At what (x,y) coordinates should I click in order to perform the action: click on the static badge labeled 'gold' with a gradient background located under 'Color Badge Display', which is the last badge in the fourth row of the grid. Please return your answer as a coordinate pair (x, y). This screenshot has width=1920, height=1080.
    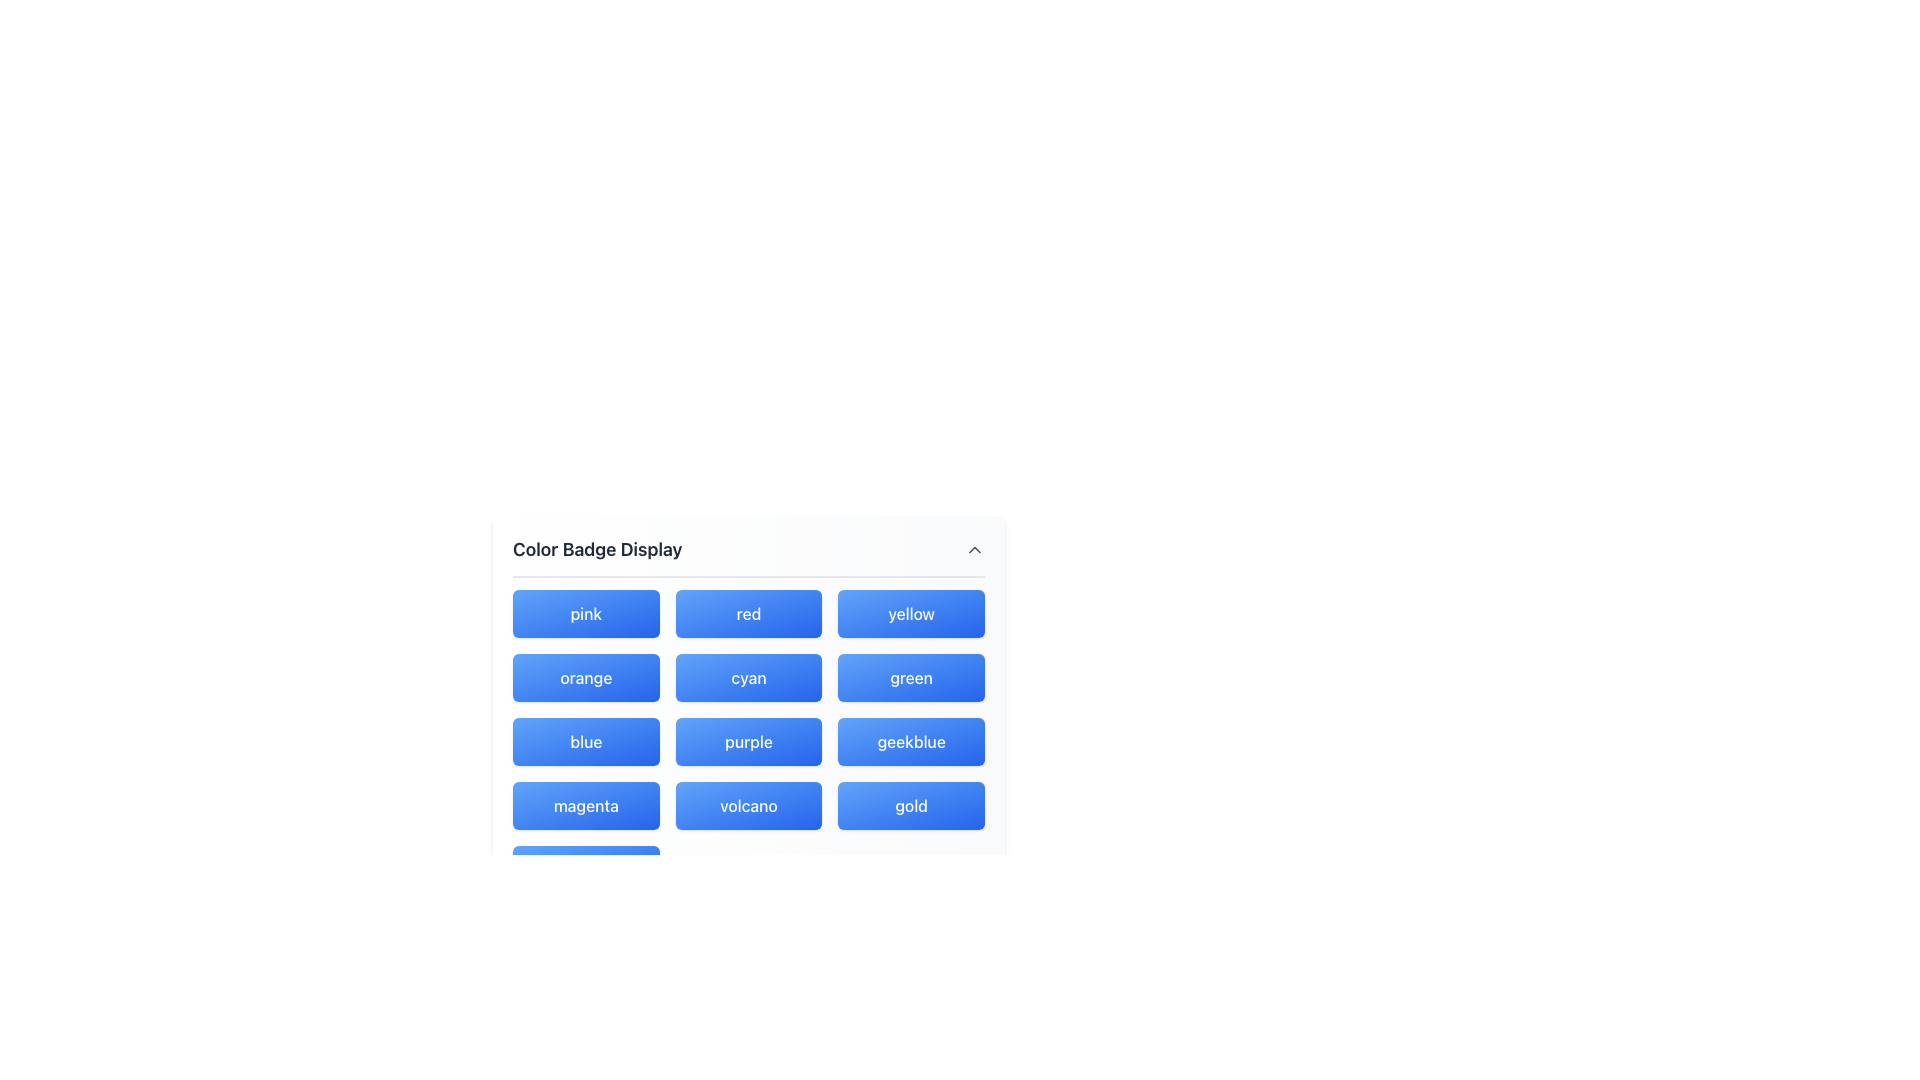
    Looking at the image, I should click on (910, 805).